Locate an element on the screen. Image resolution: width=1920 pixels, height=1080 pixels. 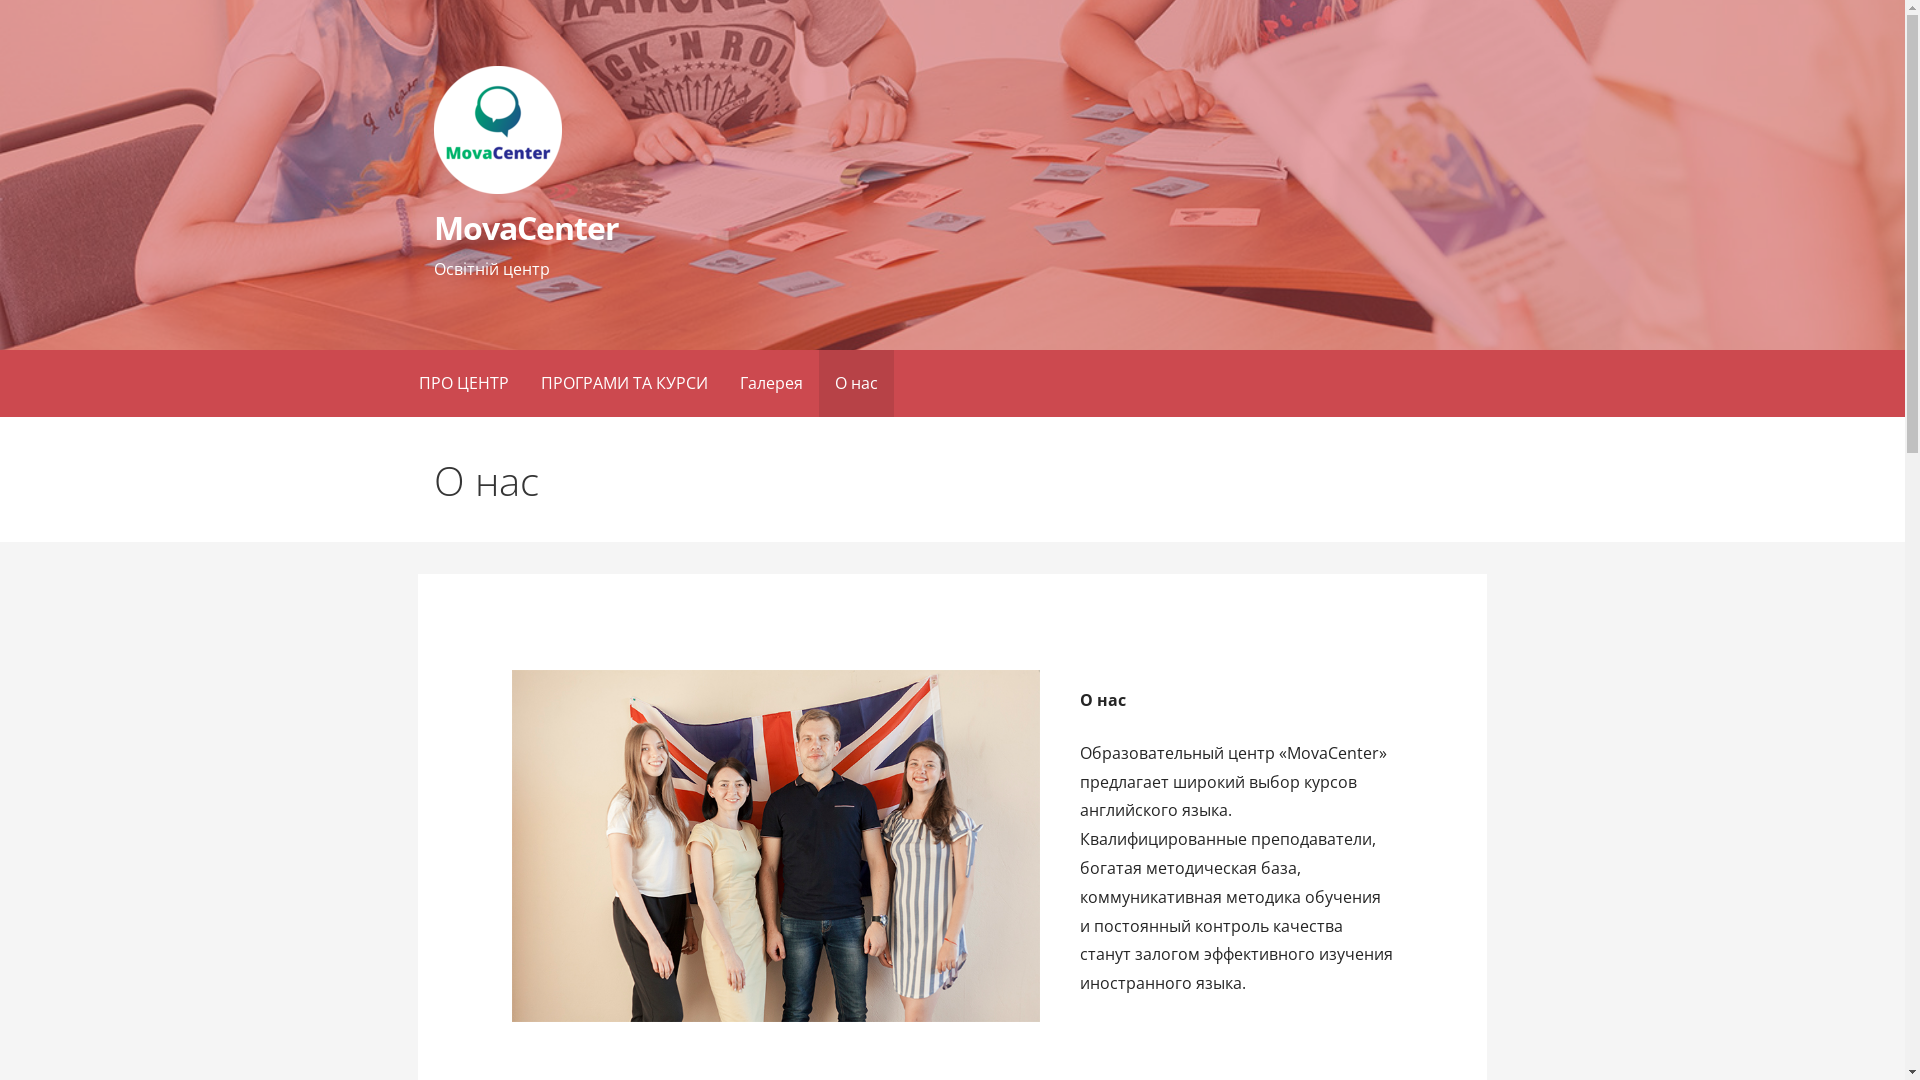
'team-mova-staff.jpg' is located at coordinates (775, 845).